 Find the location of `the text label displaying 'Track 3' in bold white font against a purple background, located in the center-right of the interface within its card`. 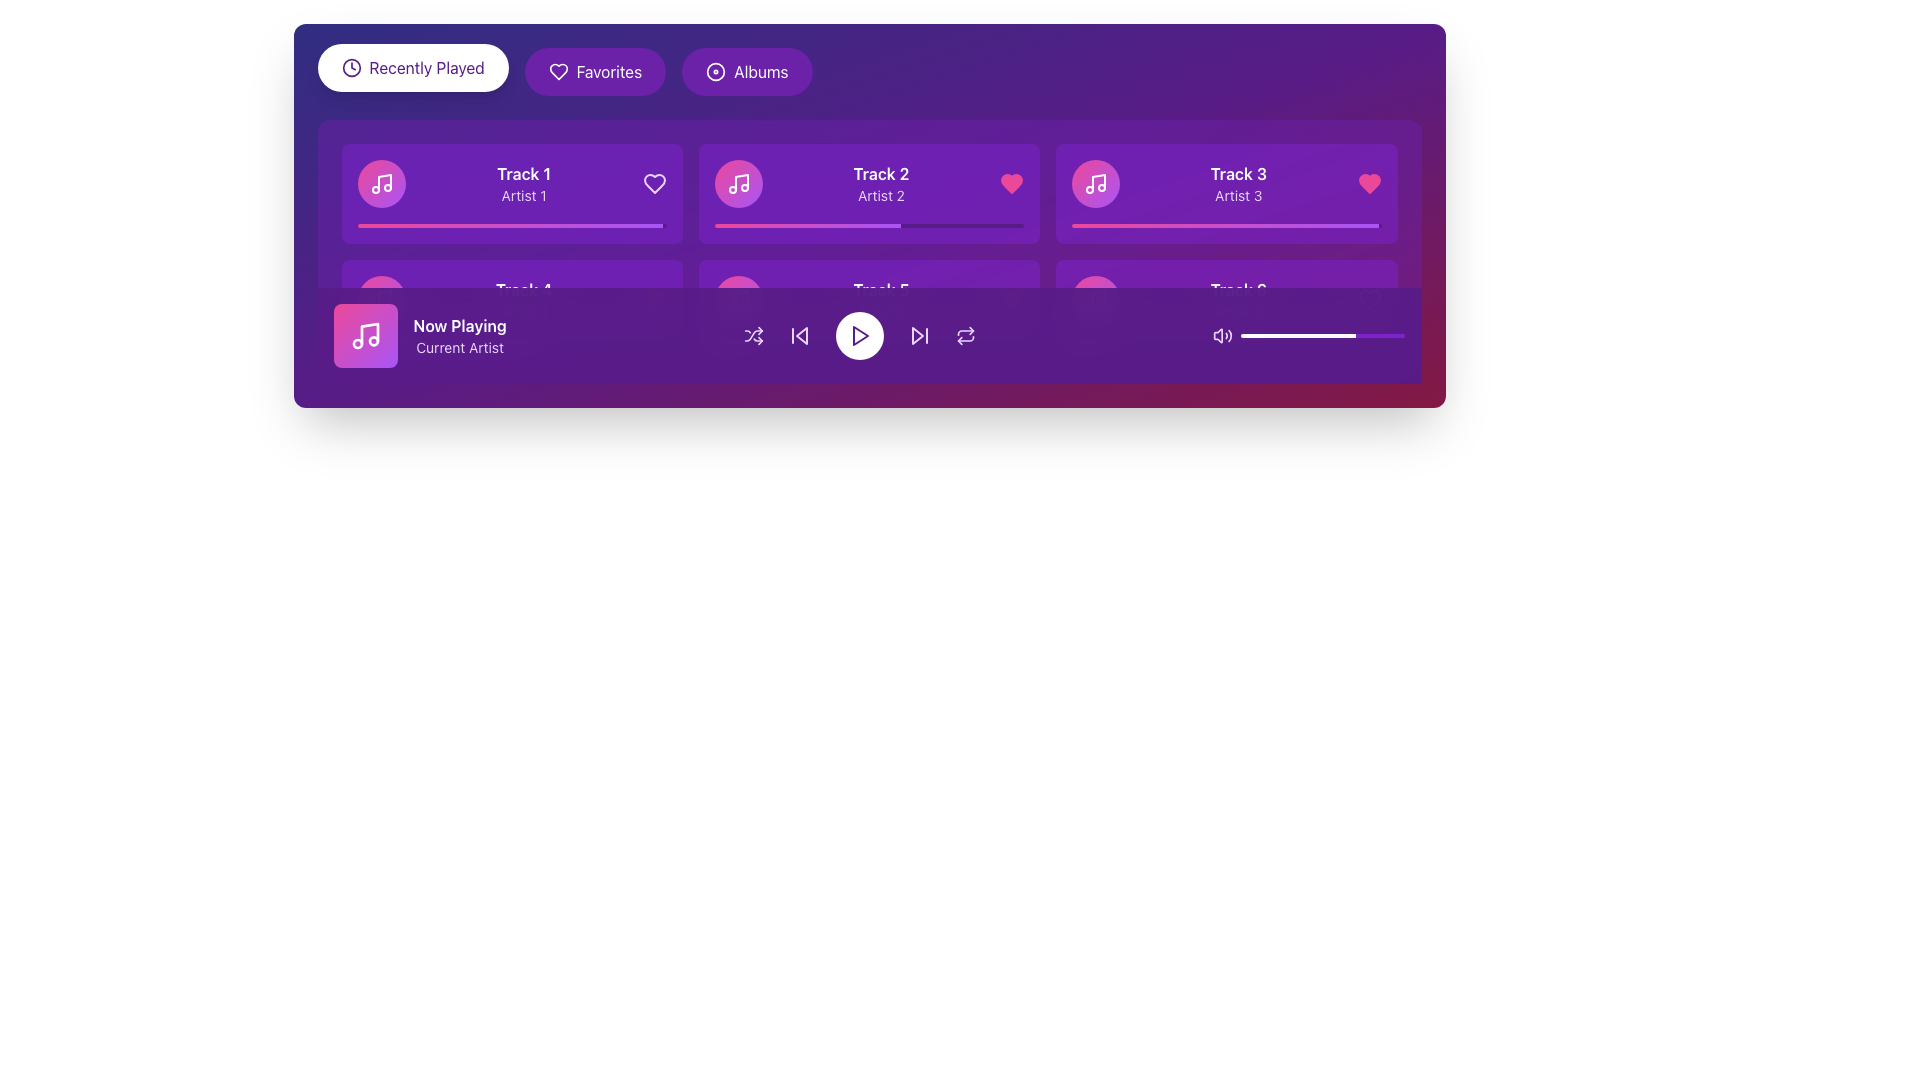

the text label displaying 'Track 3' in bold white font against a purple background, located in the center-right of the interface within its card is located at coordinates (1237, 172).